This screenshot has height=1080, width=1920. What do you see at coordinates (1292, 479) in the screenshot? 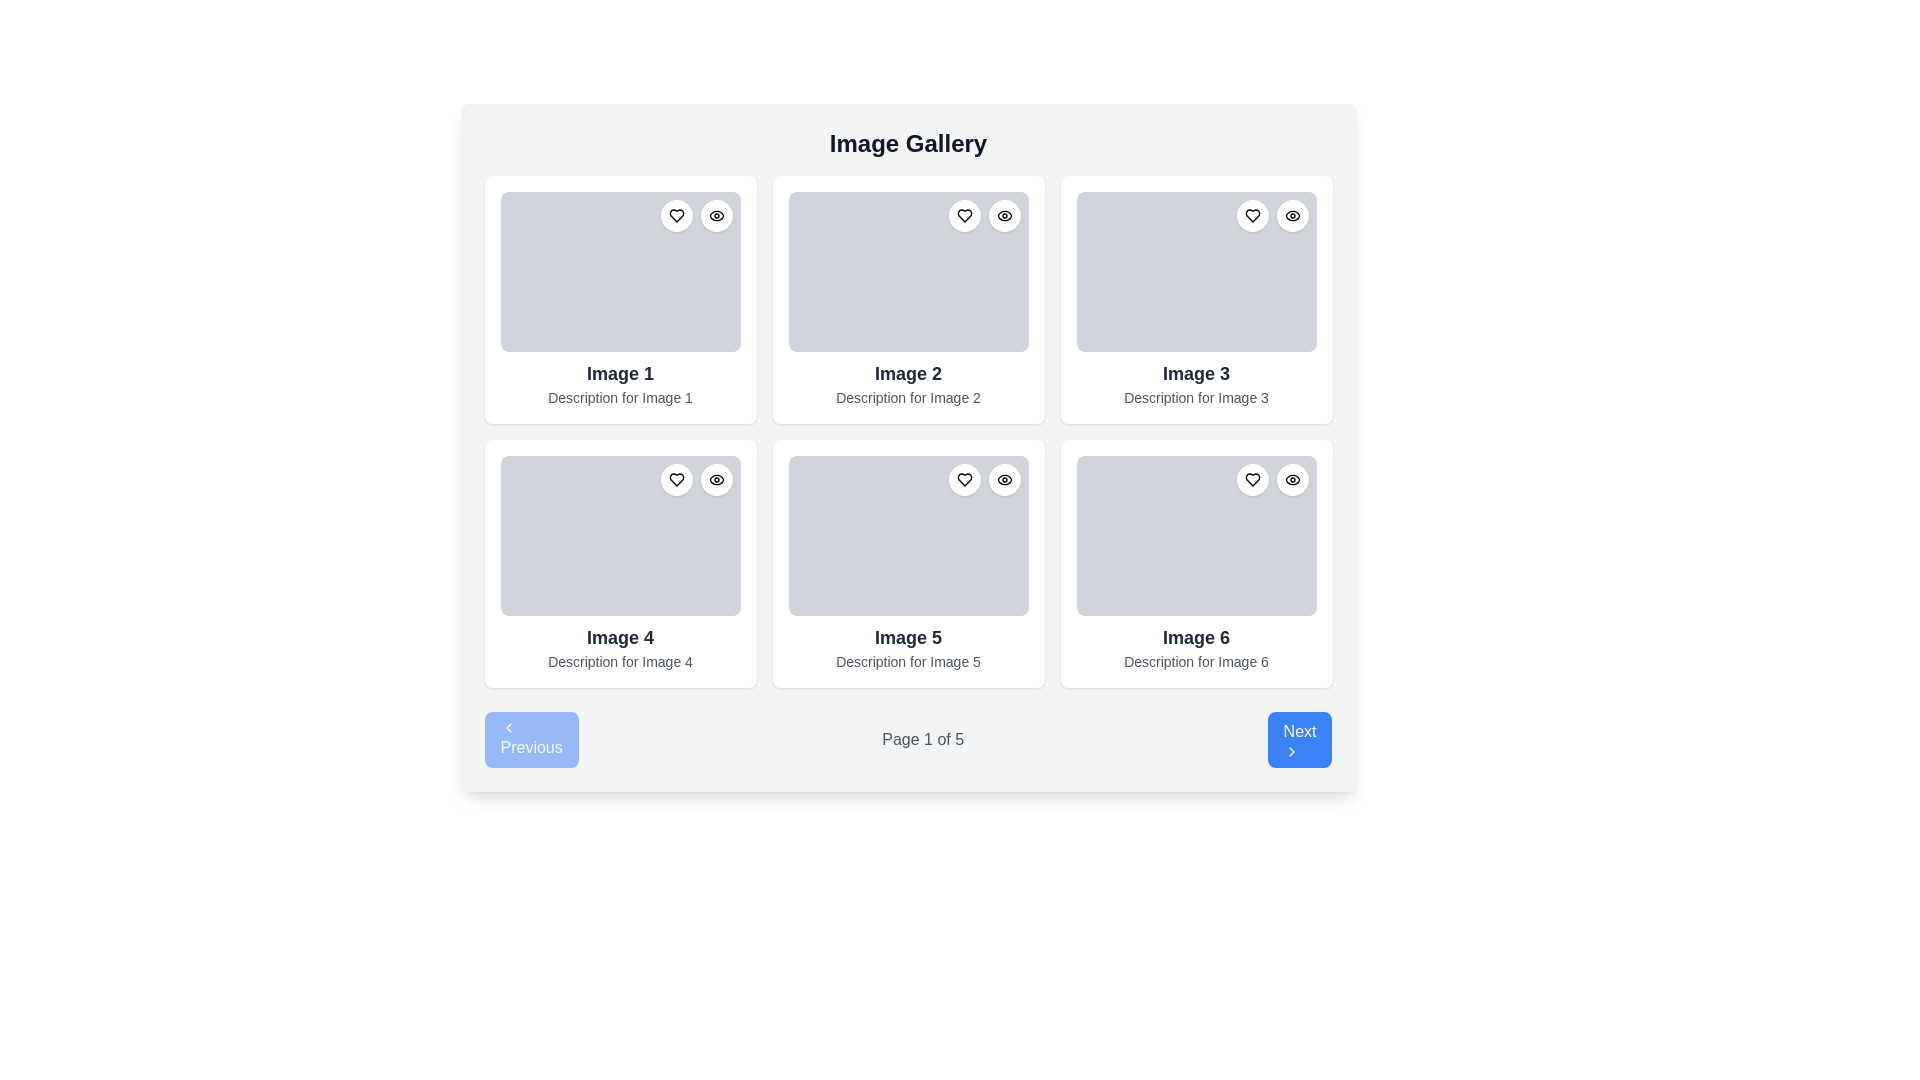
I see `the button in the top-right corner of the card displaying 'Image 6'` at bounding box center [1292, 479].